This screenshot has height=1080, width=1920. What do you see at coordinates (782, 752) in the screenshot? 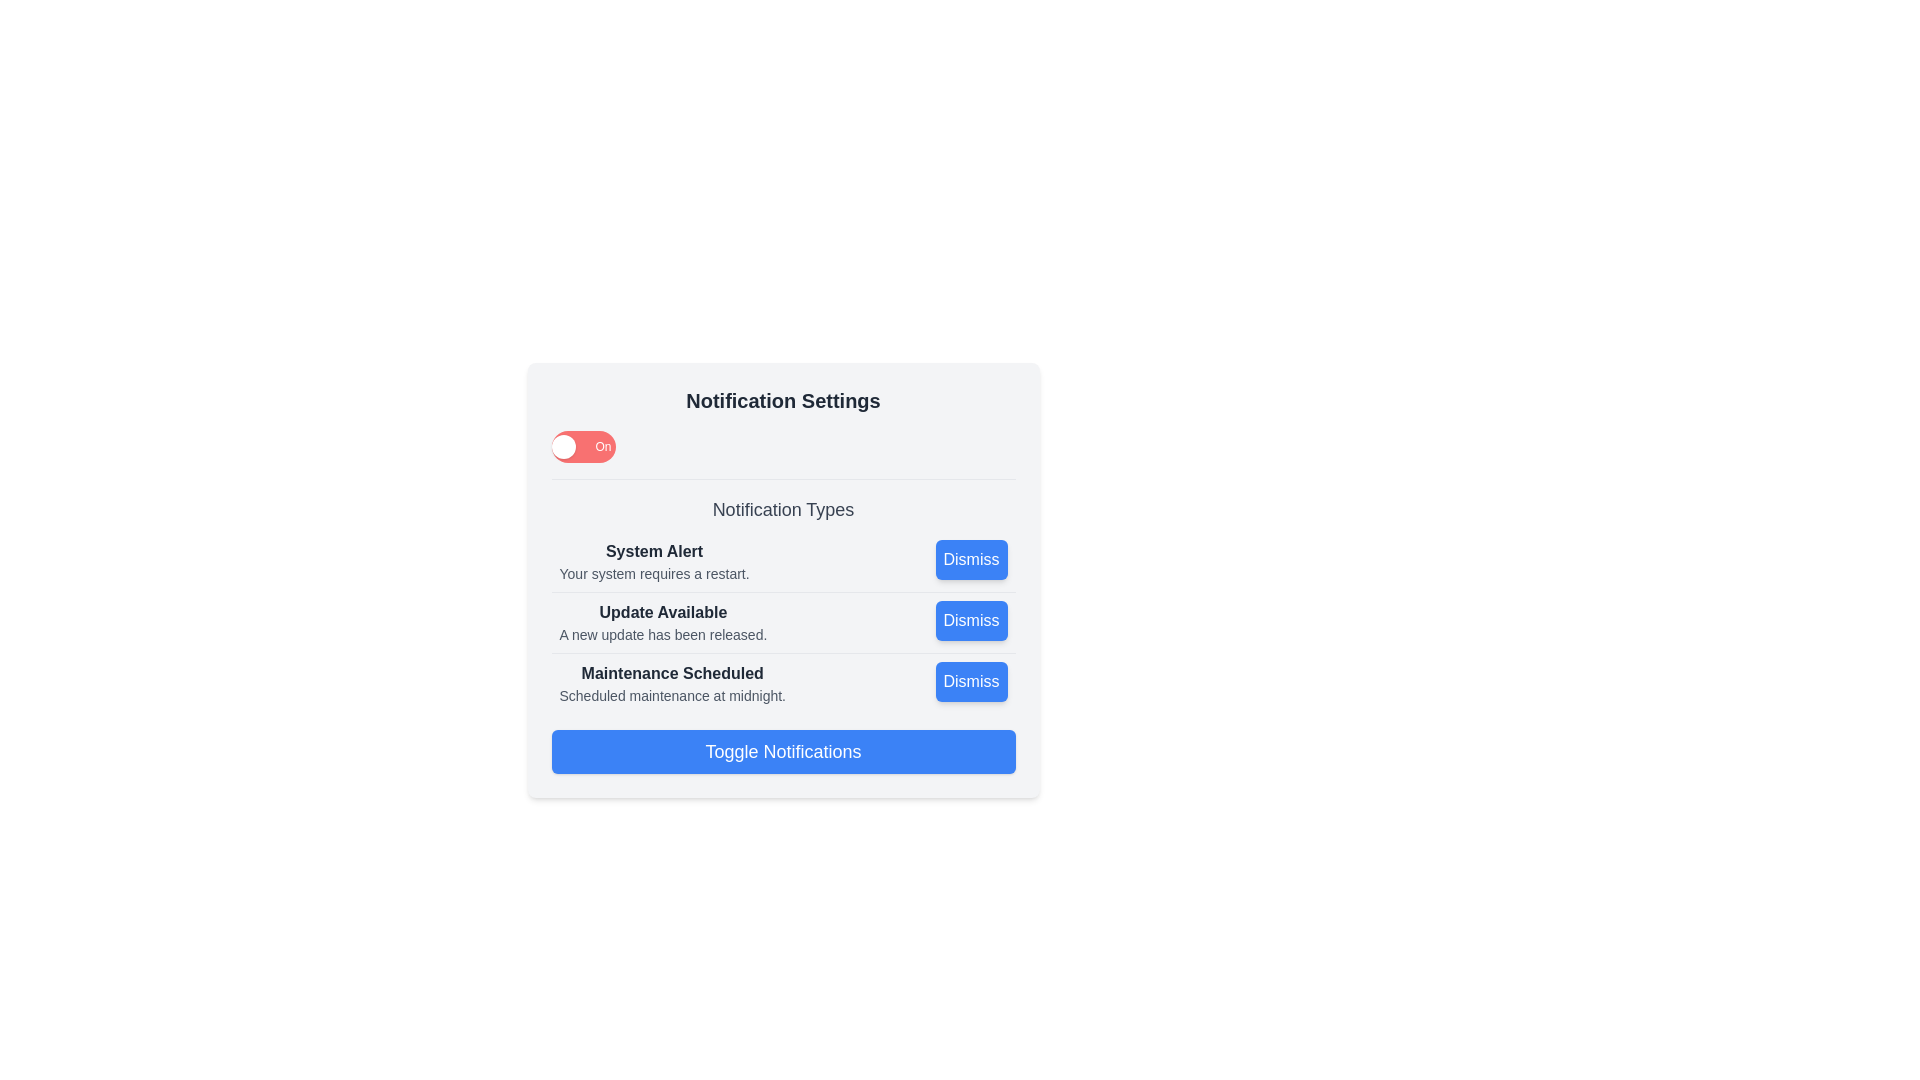
I see `the blue rectangular button labeled 'Toggle Notifications' located at the bottom of the 'Notification Settings' card` at bounding box center [782, 752].